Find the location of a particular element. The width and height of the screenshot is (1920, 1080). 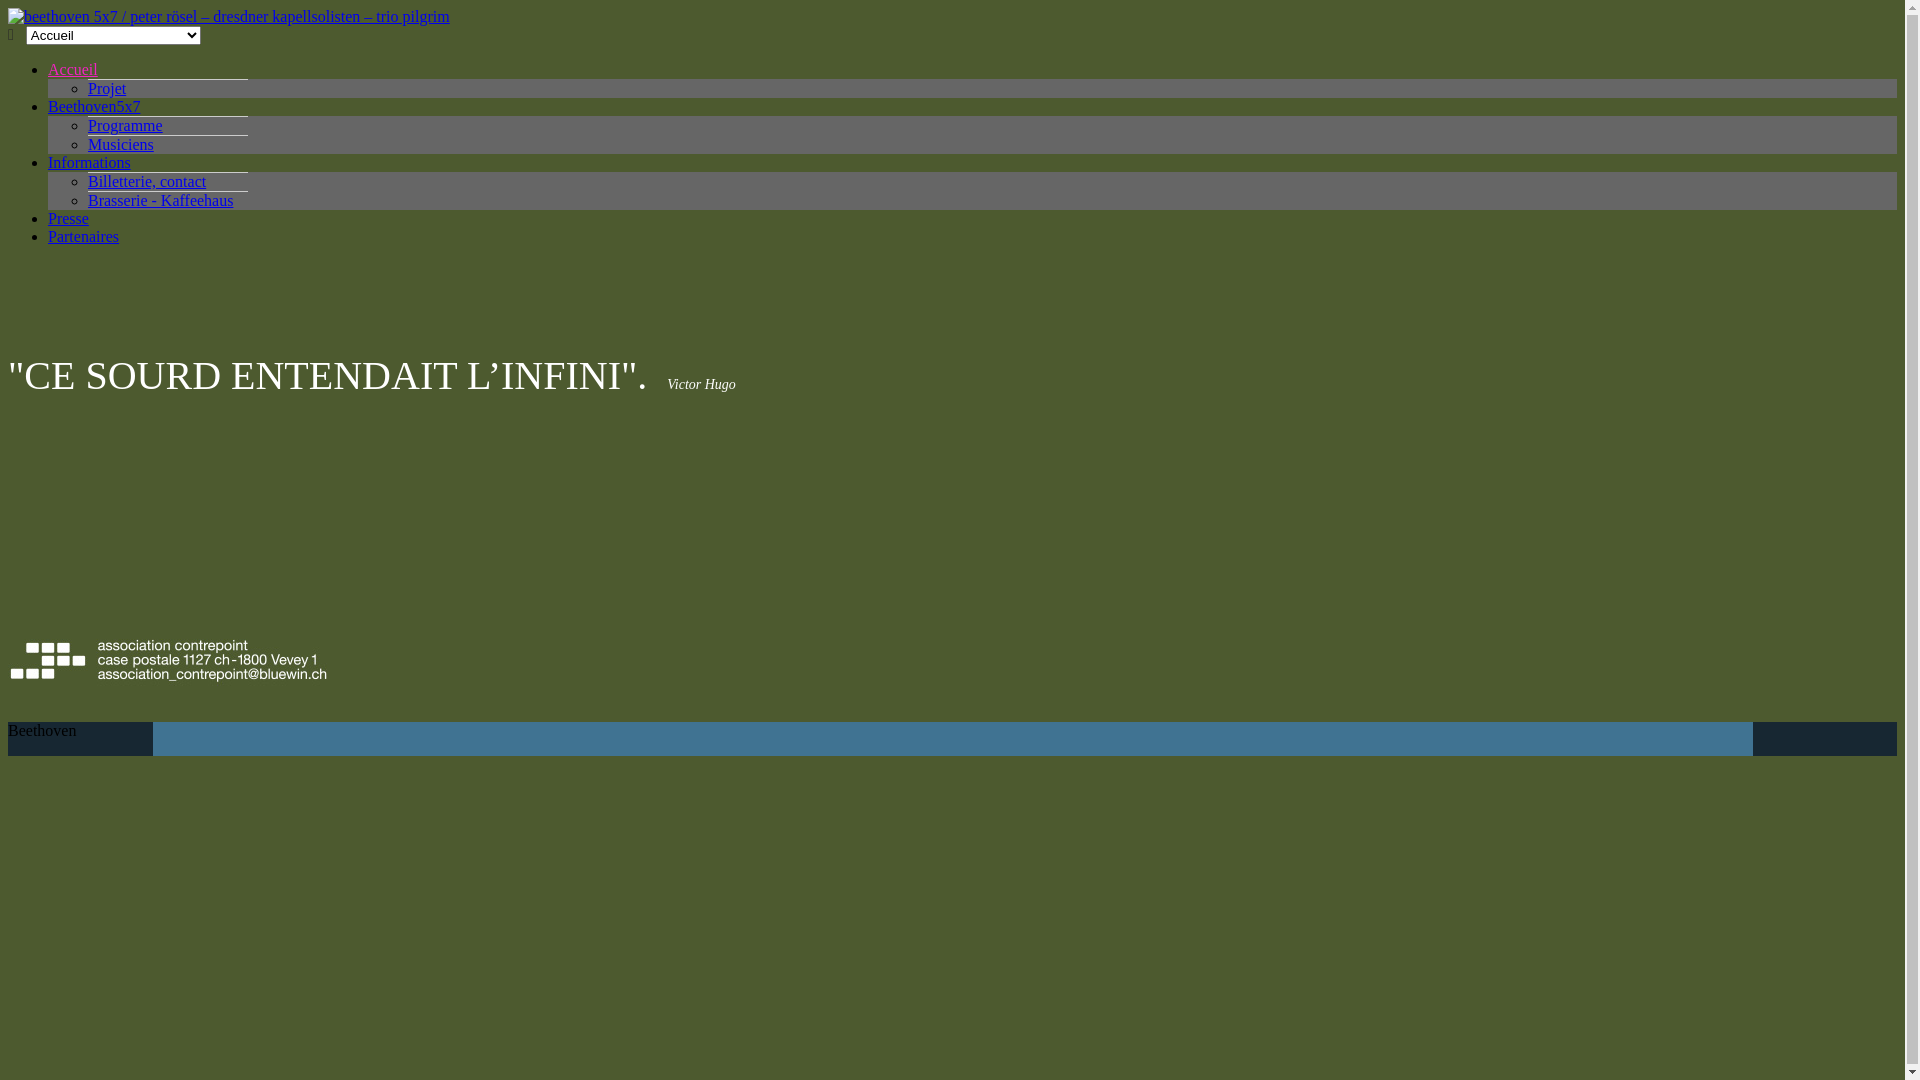

'Programme' is located at coordinates (124, 125).